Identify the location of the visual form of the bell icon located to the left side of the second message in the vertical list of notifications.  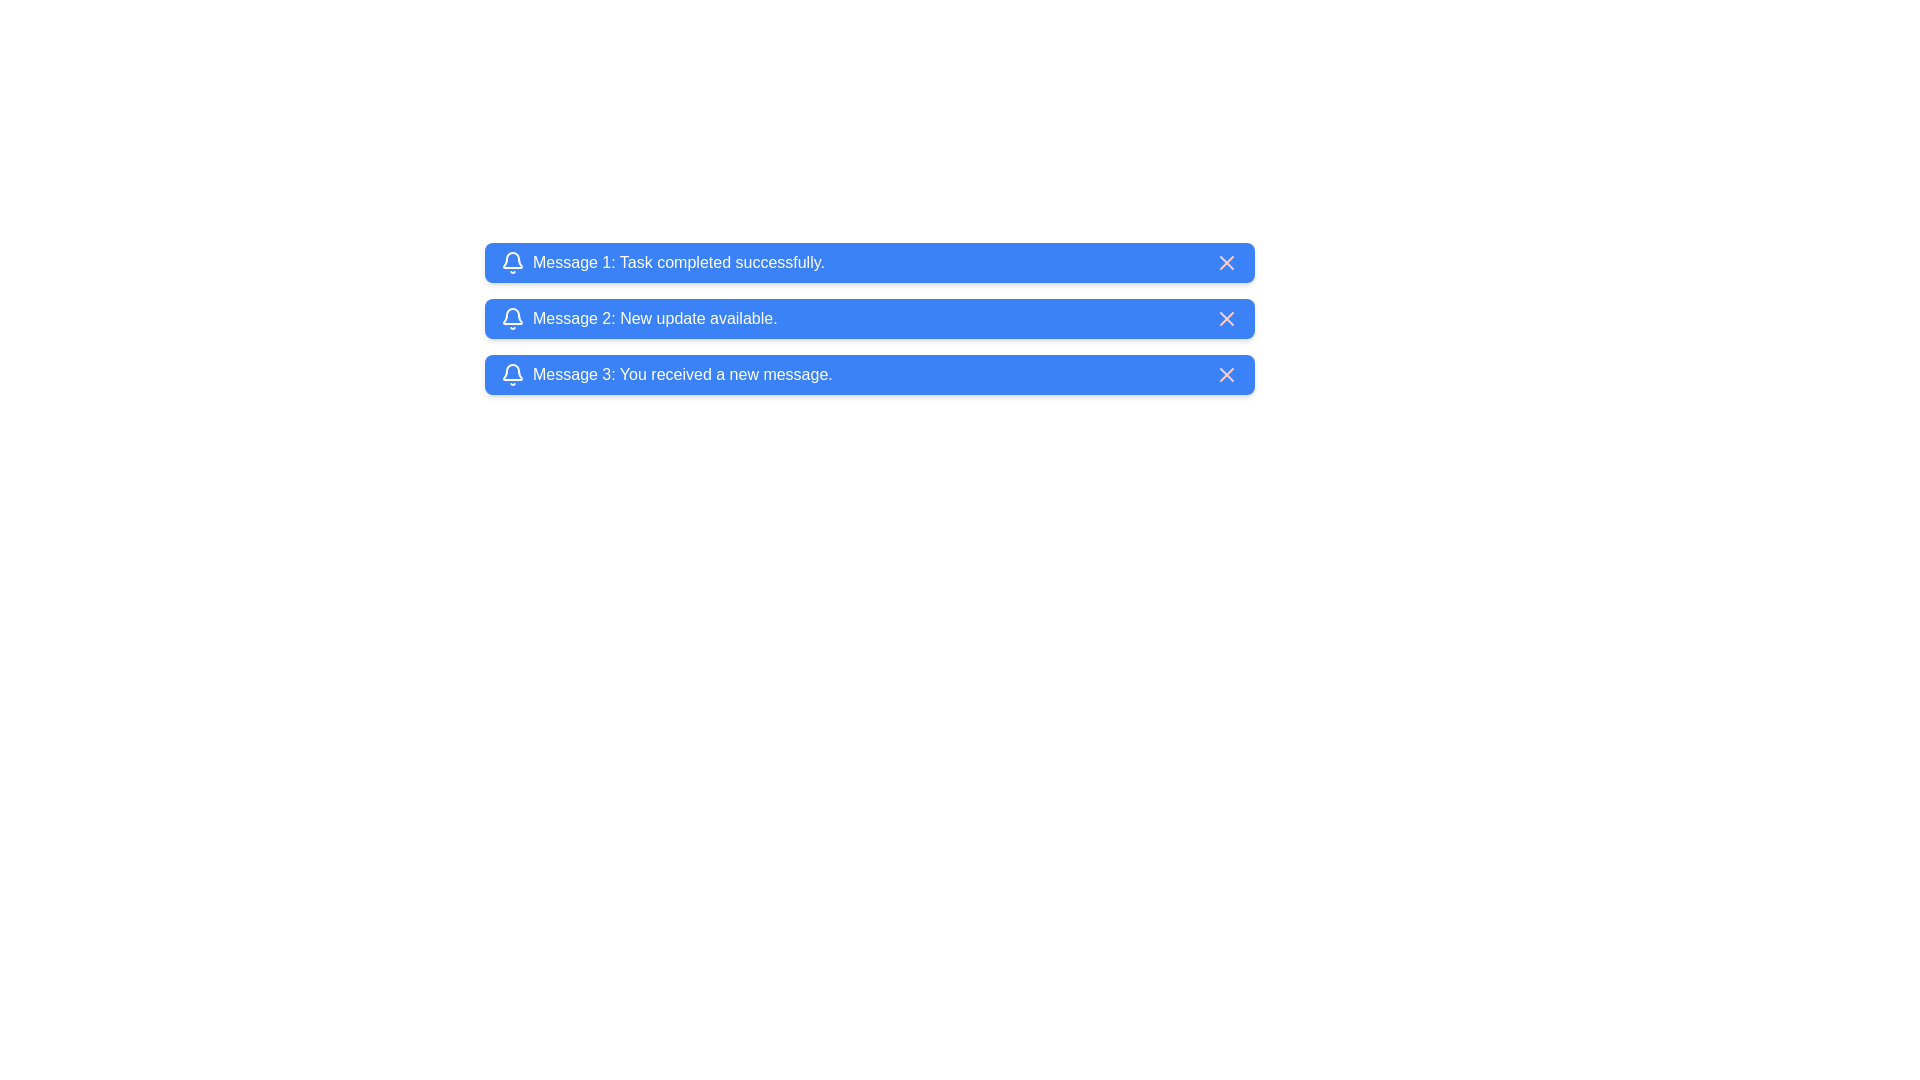
(513, 315).